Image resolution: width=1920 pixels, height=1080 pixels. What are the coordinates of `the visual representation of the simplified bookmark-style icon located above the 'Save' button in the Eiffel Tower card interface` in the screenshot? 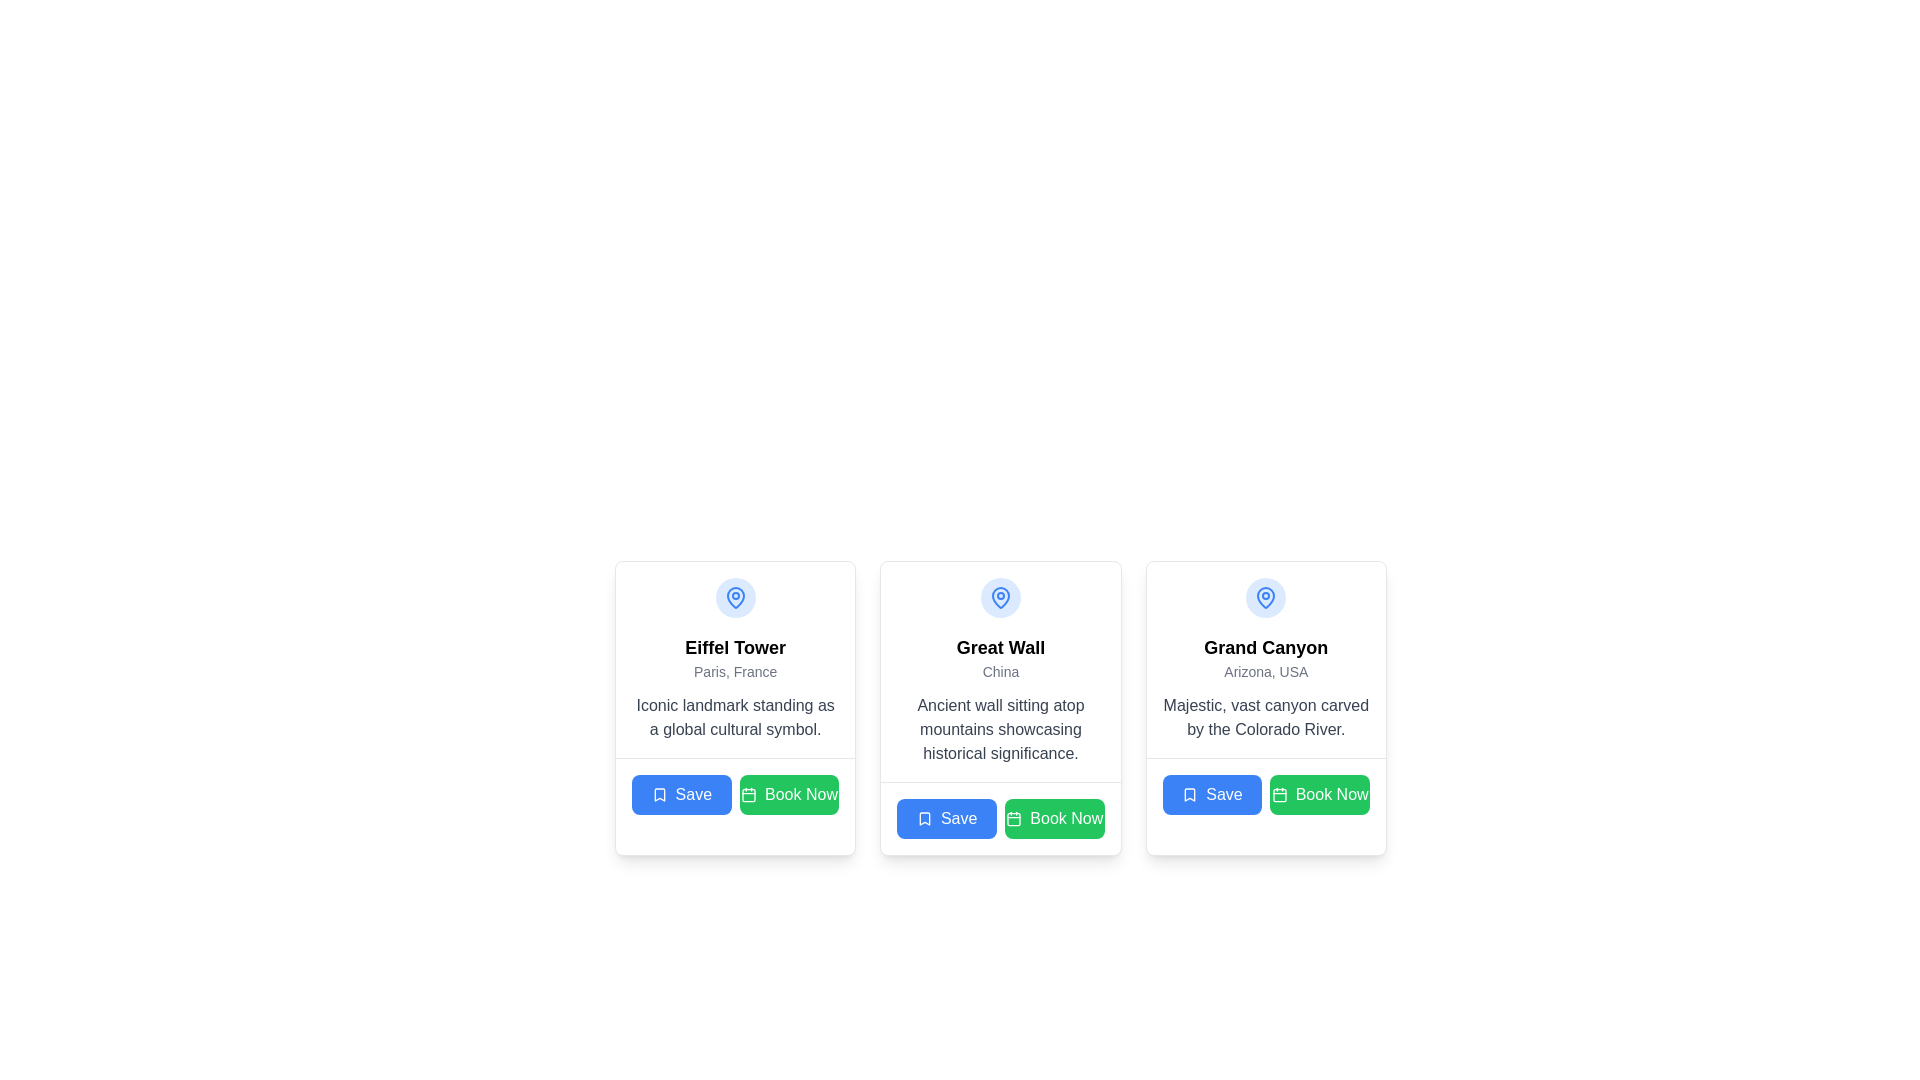 It's located at (659, 793).